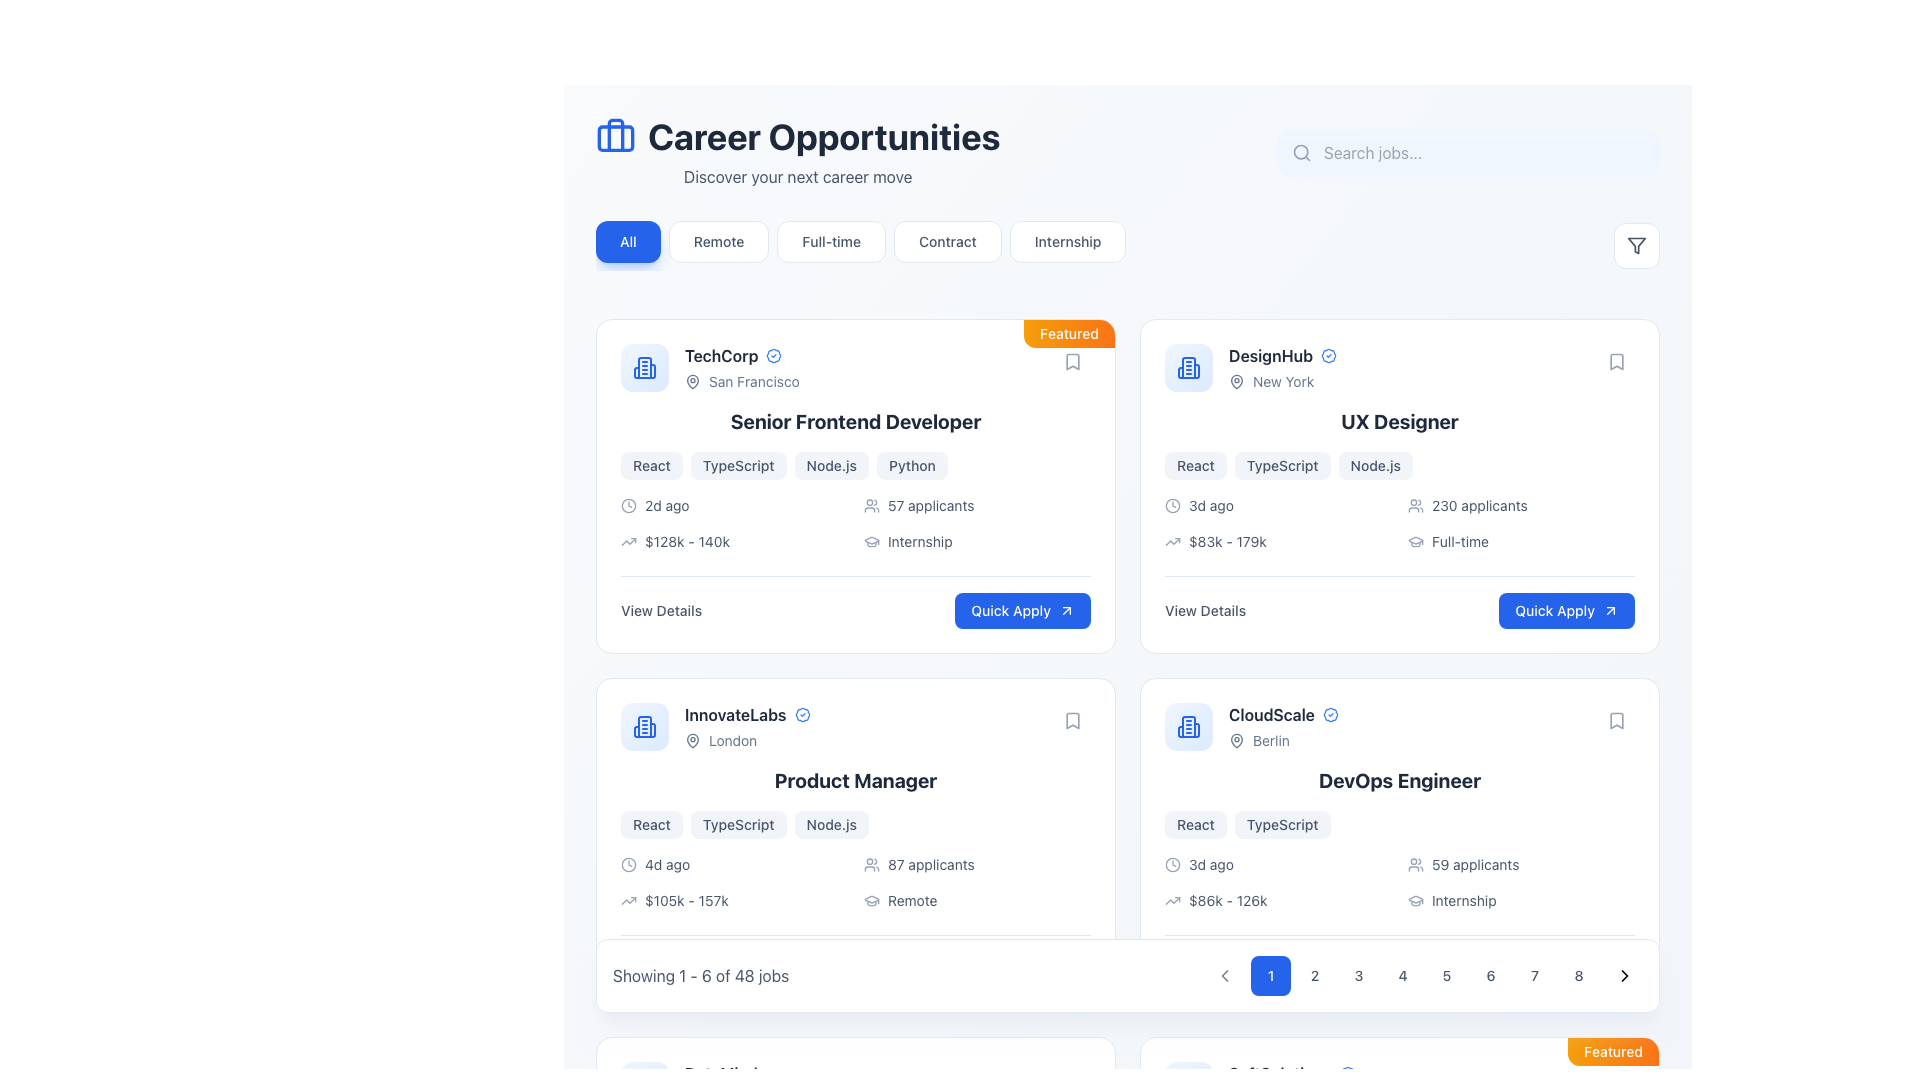 This screenshot has width=1920, height=1080. Describe the element at coordinates (831, 241) in the screenshot. I see `the 'Full-time' button, which is a rectangular button with a white background and gray text, located in the third position of a horizontal row of buttons for activating the filter` at that location.